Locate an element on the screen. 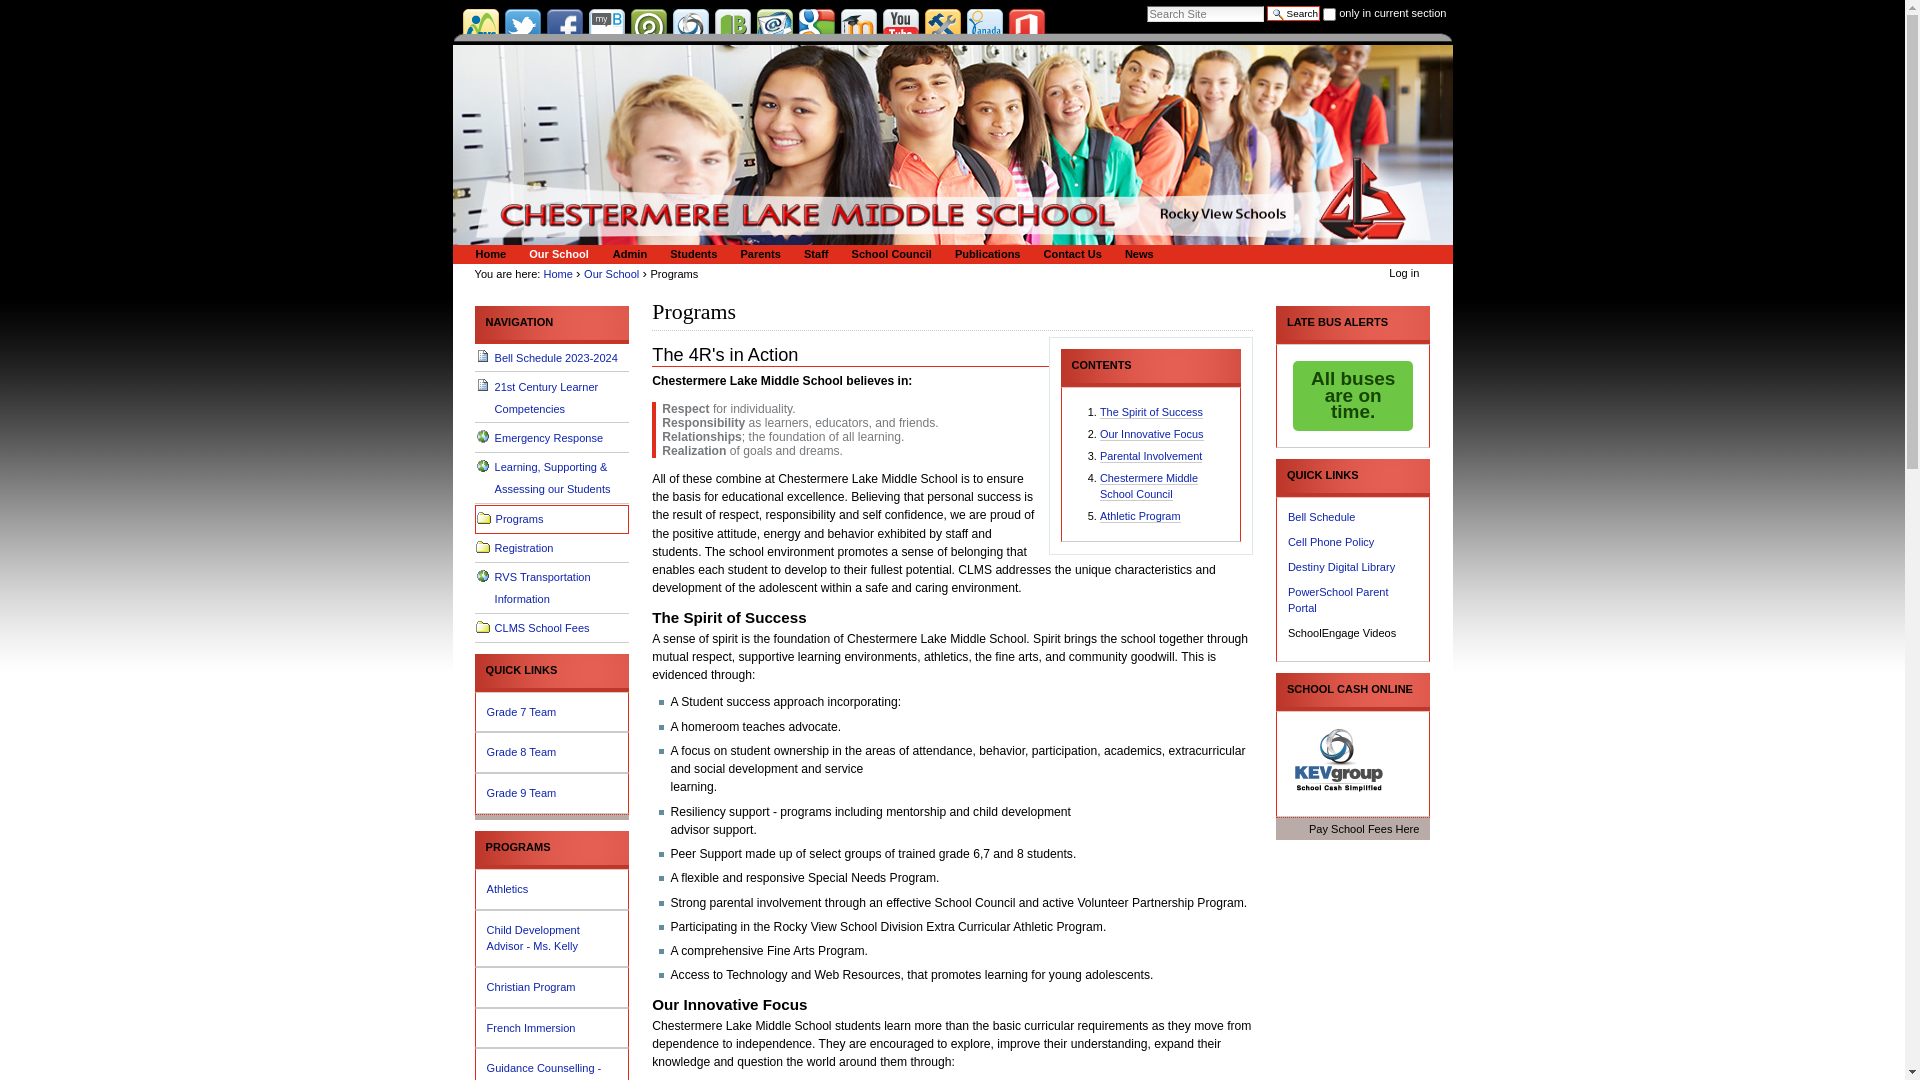 The image size is (1920, 1080). 'Log in' is located at coordinates (1387, 273).